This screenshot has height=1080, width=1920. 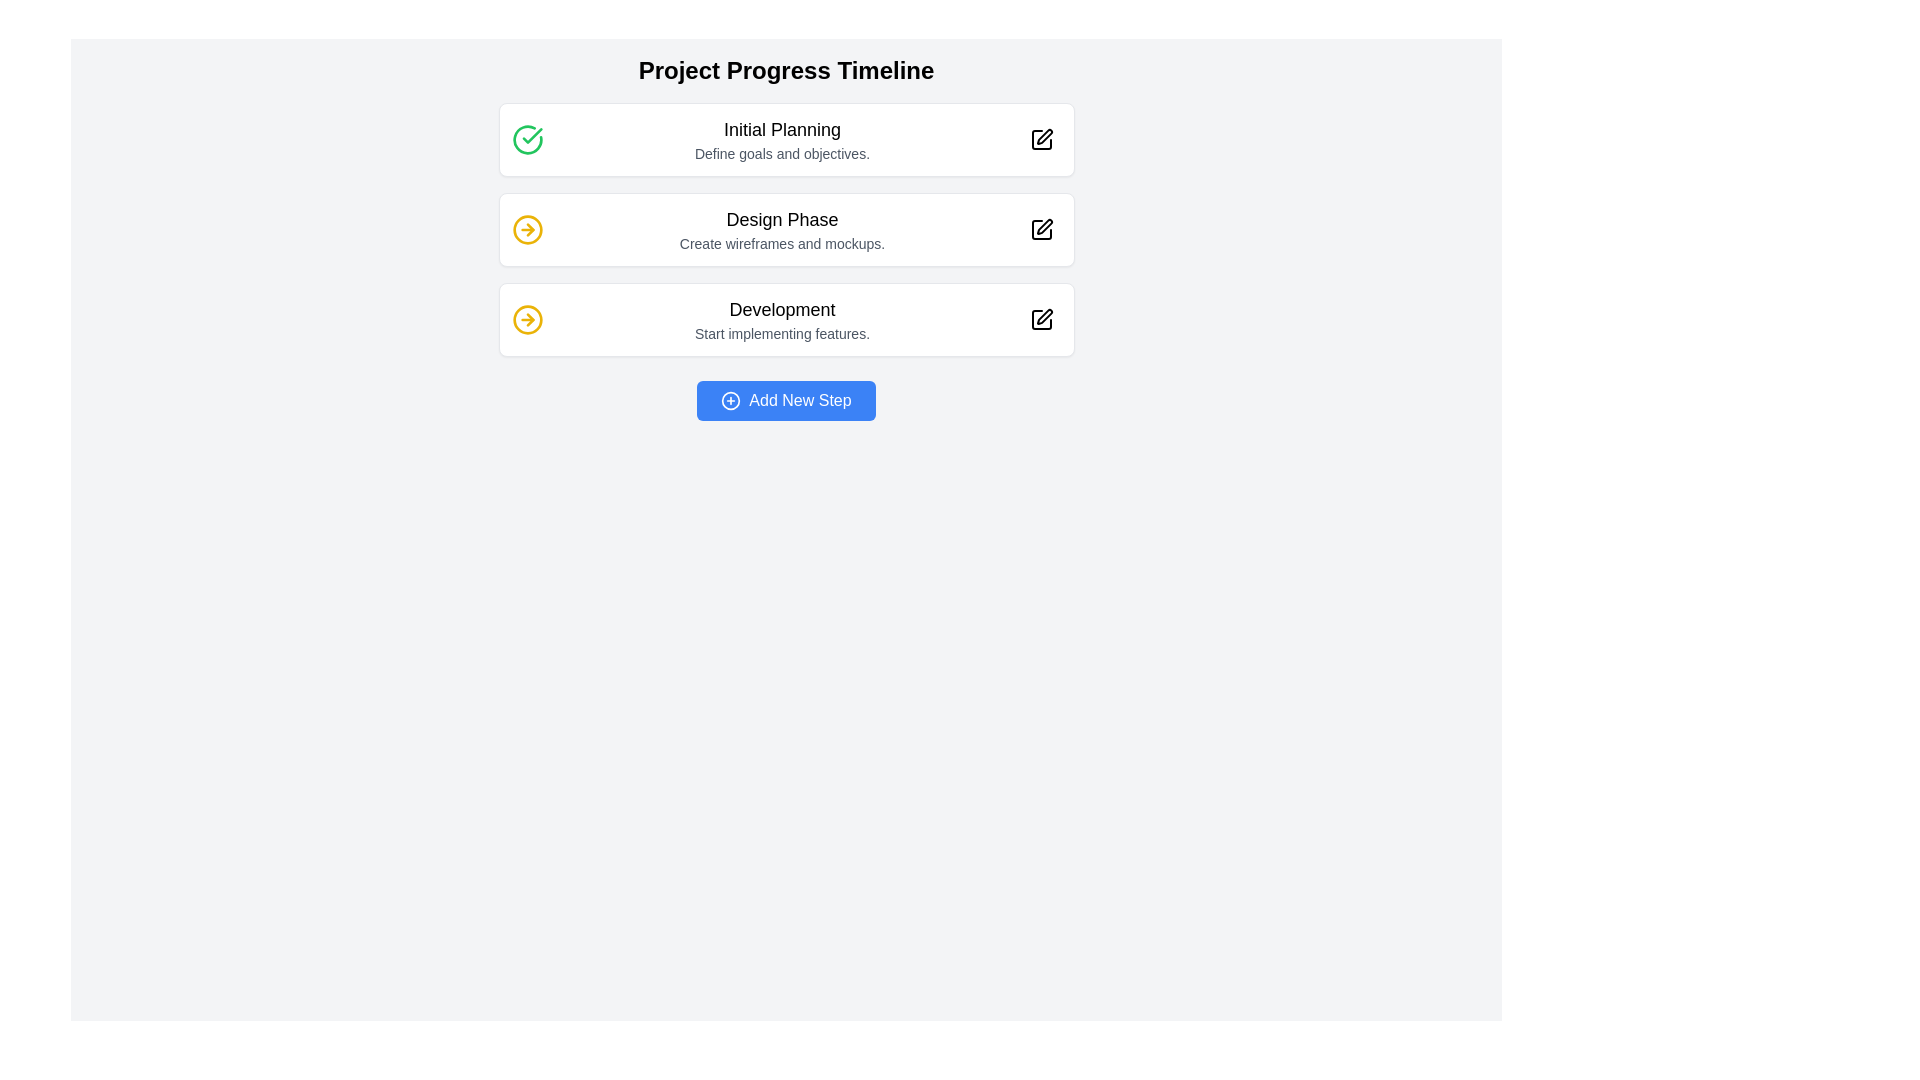 What do you see at coordinates (781, 153) in the screenshot?
I see `the static text element that displays 'Define goals and objectives.' located beneath the heading 'Initial Planning'` at bounding box center [781, 153].